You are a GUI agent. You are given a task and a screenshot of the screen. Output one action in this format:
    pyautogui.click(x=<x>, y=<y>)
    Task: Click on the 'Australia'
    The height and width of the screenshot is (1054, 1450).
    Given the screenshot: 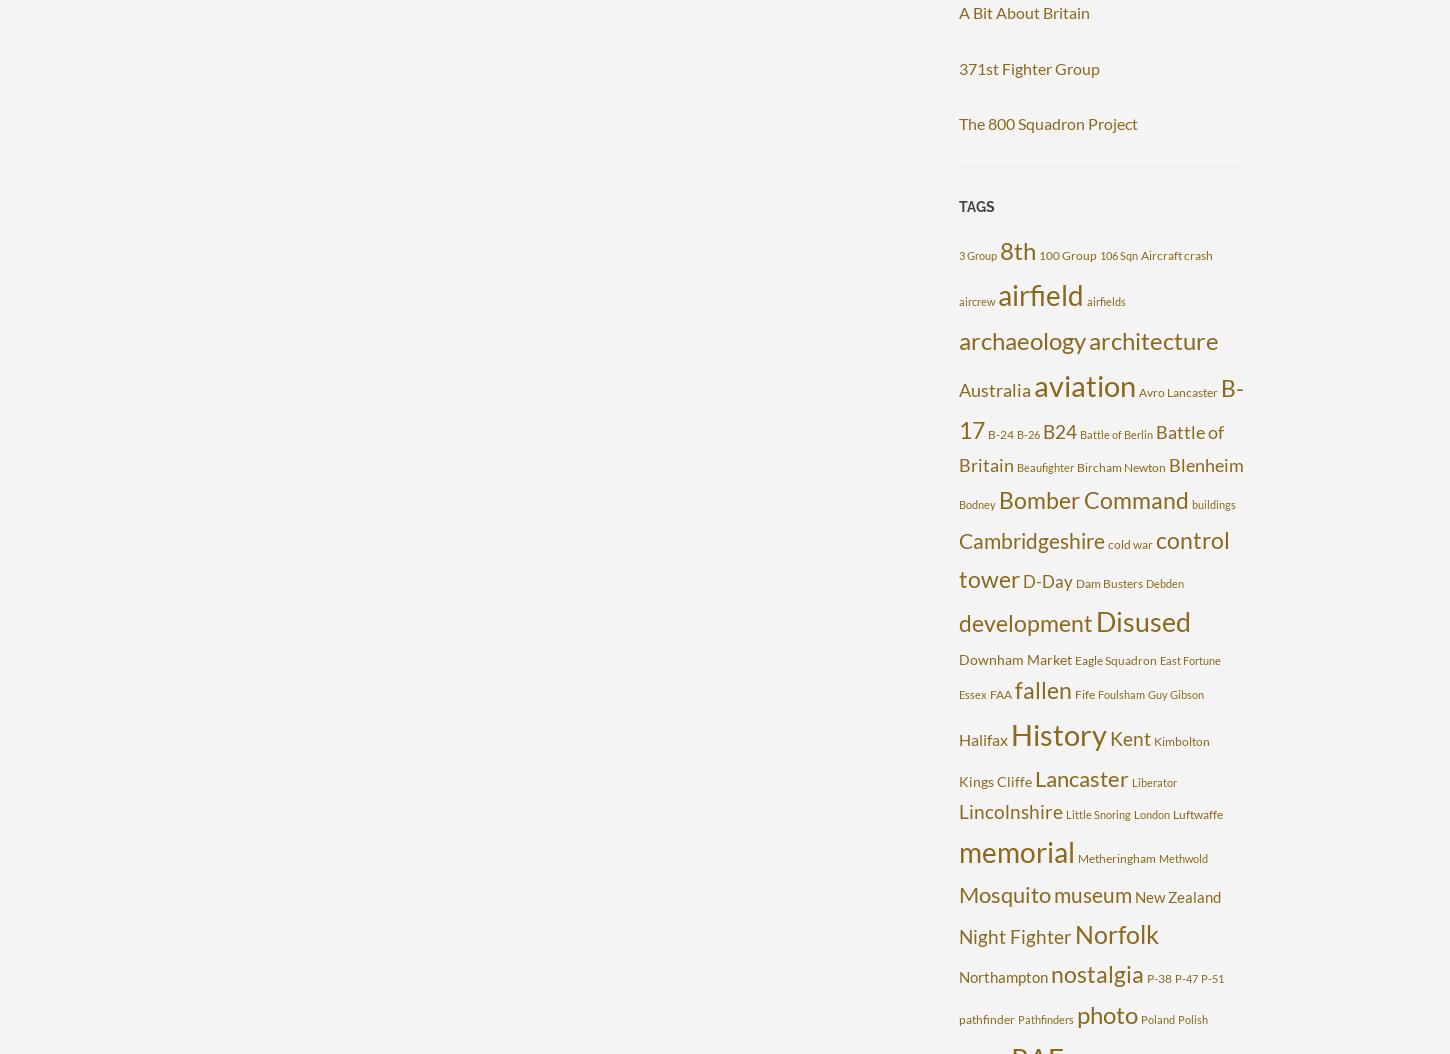 What is the action you would take?
    pyautogui.click(x=994, y=389)
    